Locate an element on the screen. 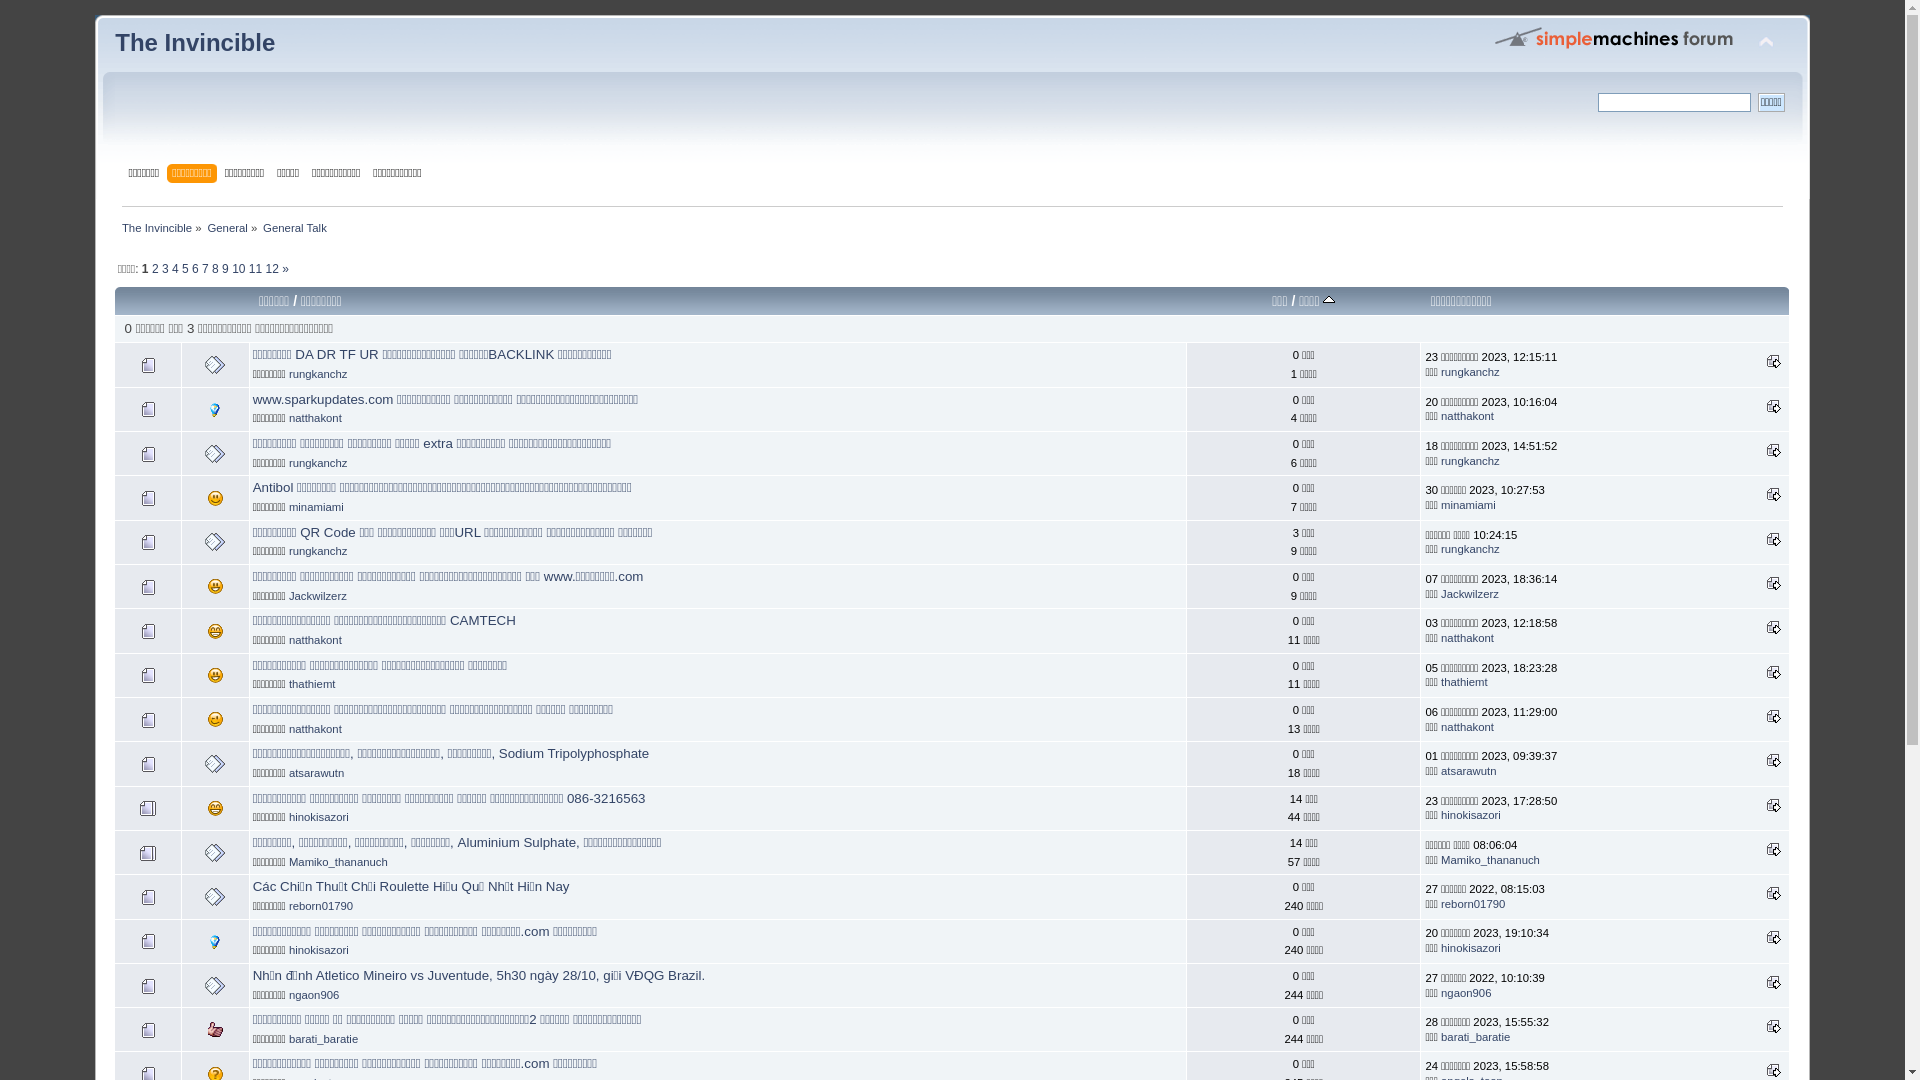 The height and width of the screenshot is (1080, 1920). 'rungkanchz' is located at coordinates (287, 374).